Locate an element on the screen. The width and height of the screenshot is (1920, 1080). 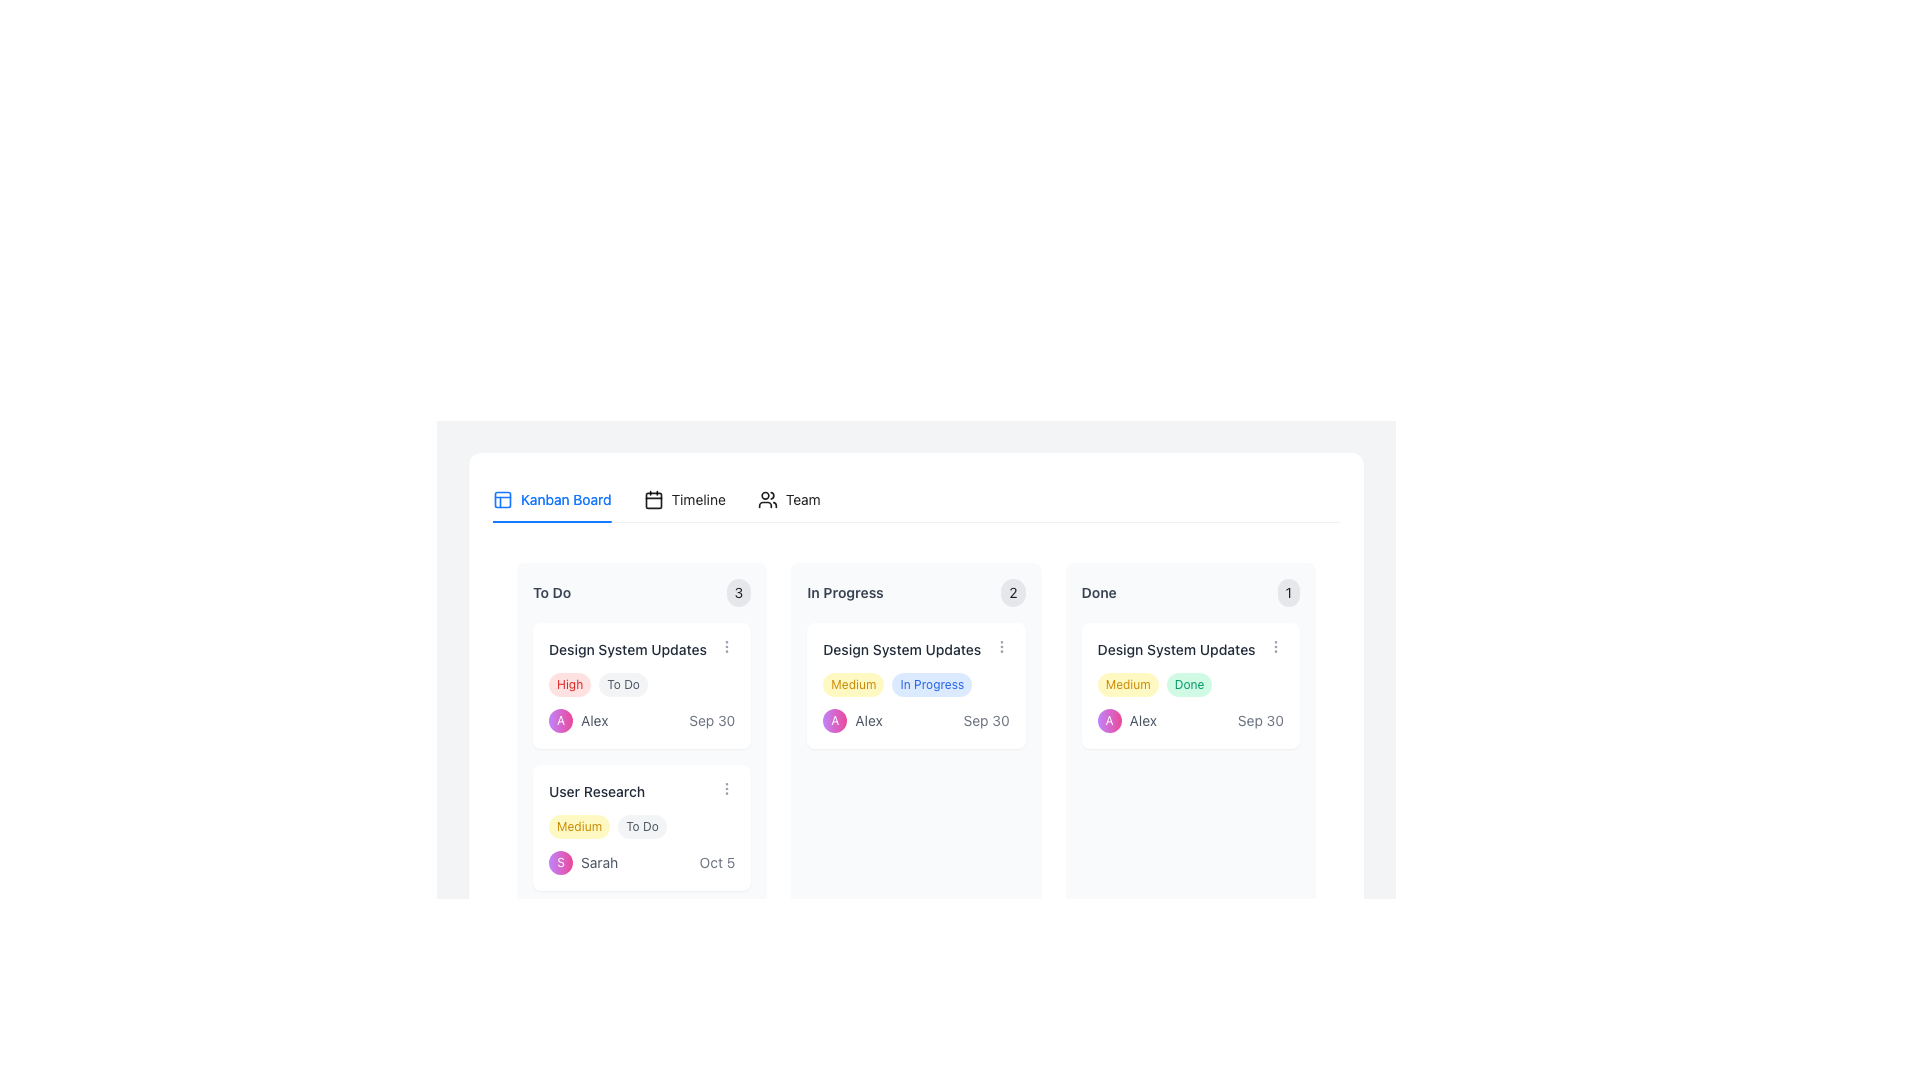
the compound component consisting of two text labels categorized as badges or tags, with the left label reading 'Medium' on a yellow background and the right label reading 'To Do' on a light gray background, located in the 'User Research' card within the 'To Do' column of the Kanban board is located at coordinates (642, 826).